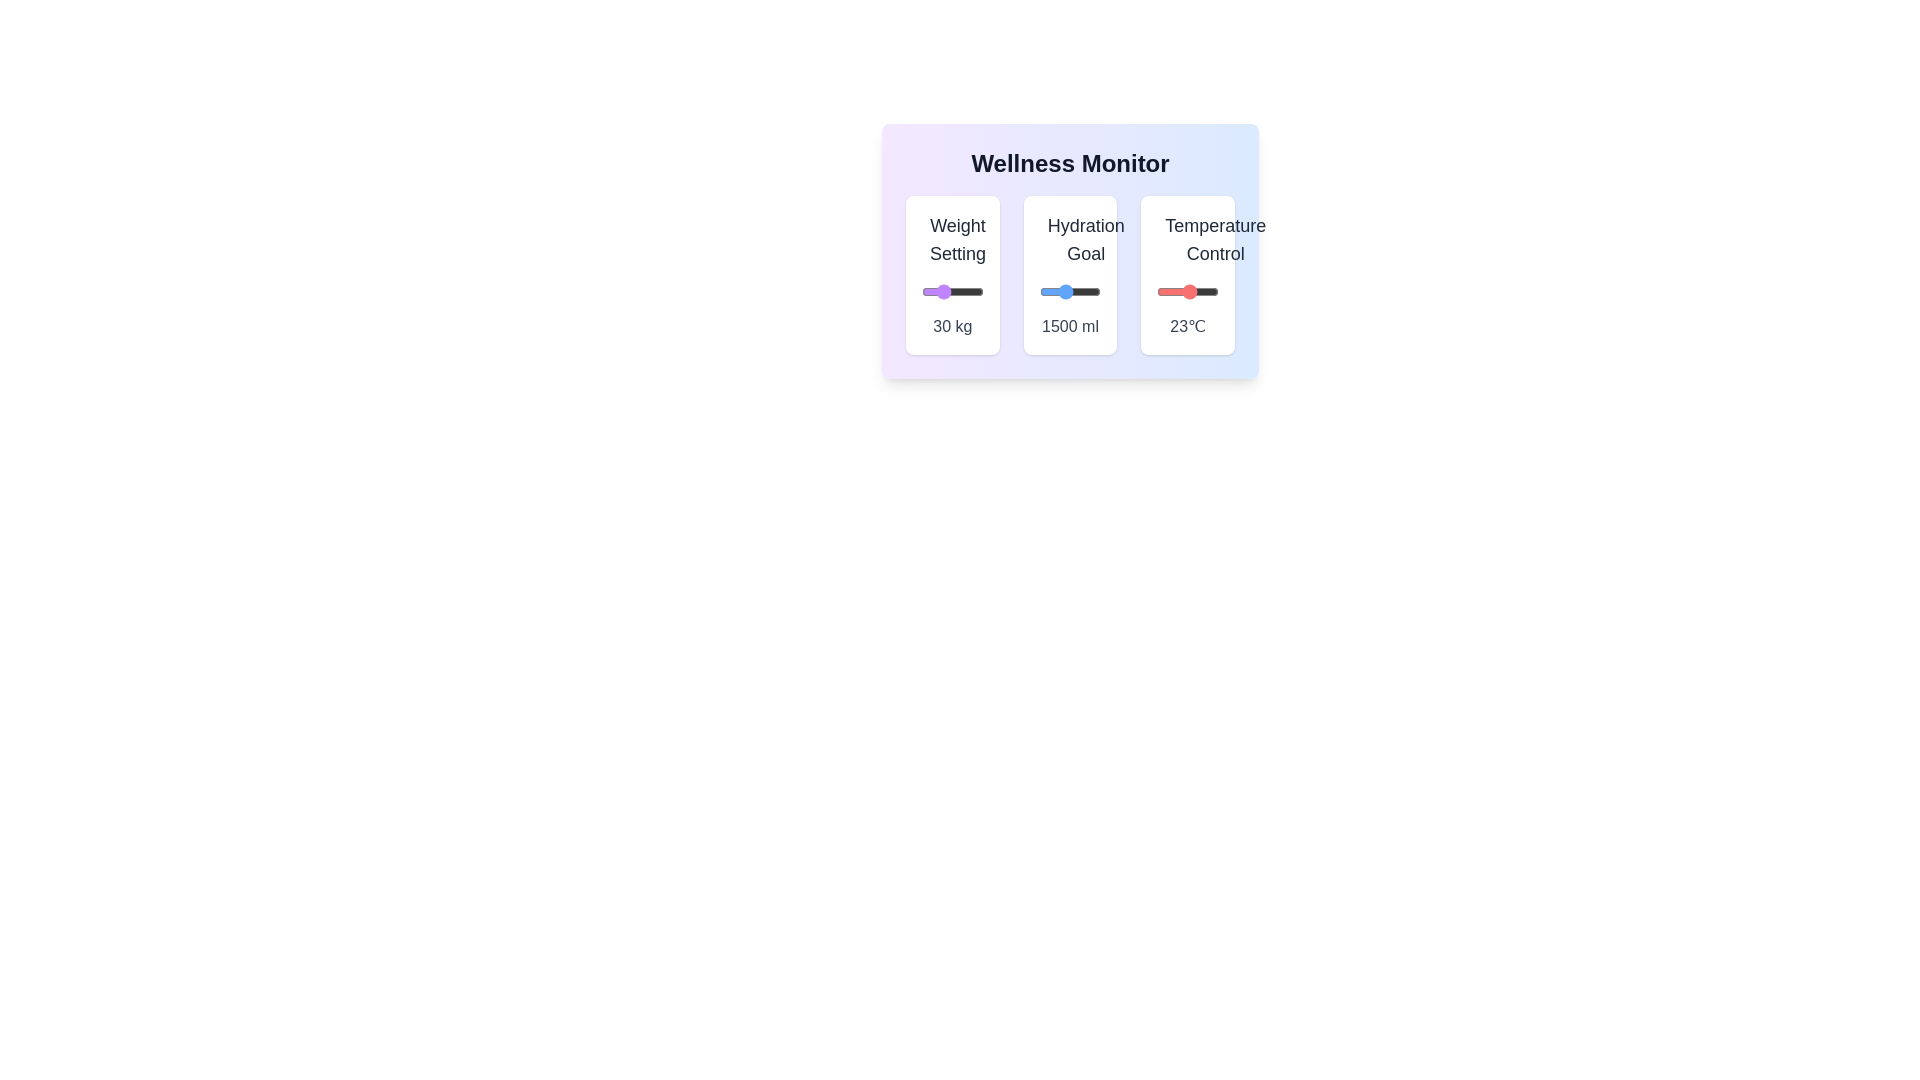 This screenshot has height=1080, width=1920. What do you see at coordinates (1188, 326) in the screenshot?
I see `the text label displaying '23℃' which is centered below the red slider in the 'Temperature Control' card` at bounding box center [1188, 326].